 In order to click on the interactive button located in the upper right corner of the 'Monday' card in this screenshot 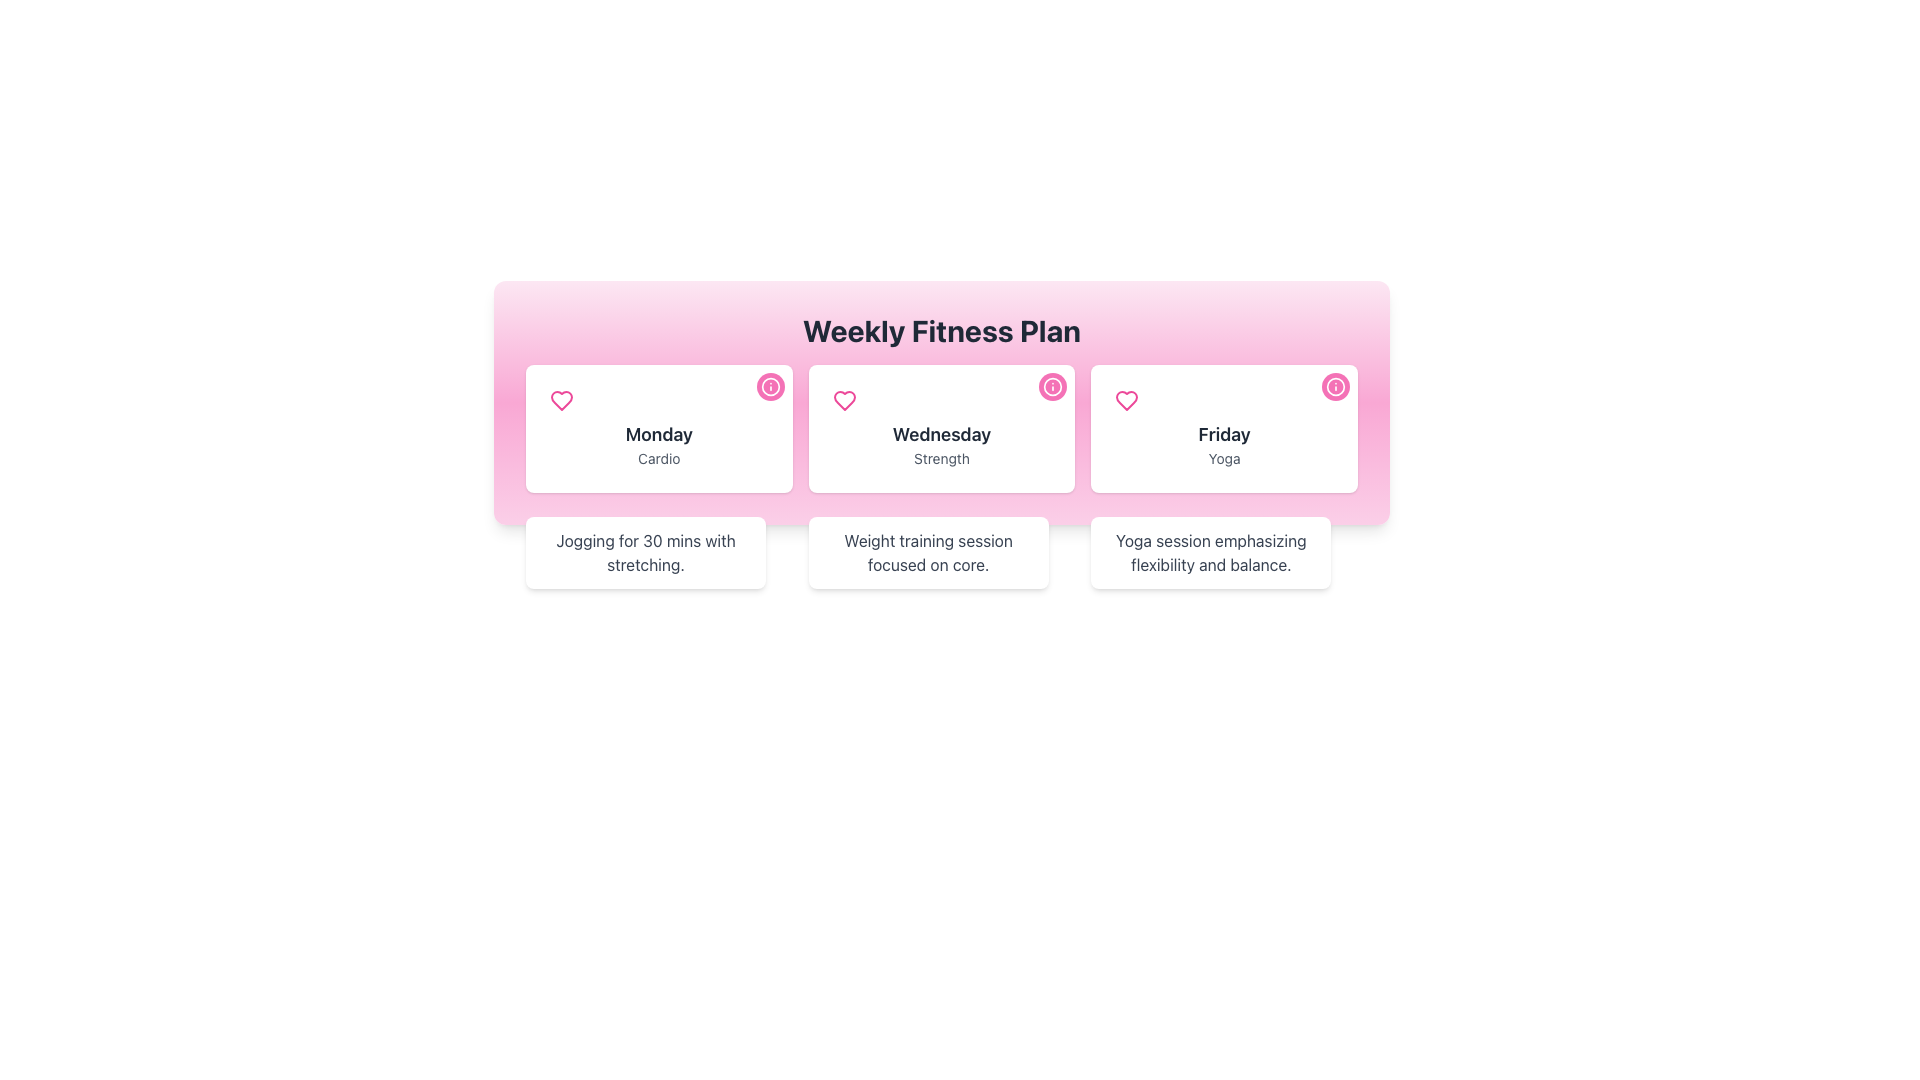, I will do `click(769, 386)`.